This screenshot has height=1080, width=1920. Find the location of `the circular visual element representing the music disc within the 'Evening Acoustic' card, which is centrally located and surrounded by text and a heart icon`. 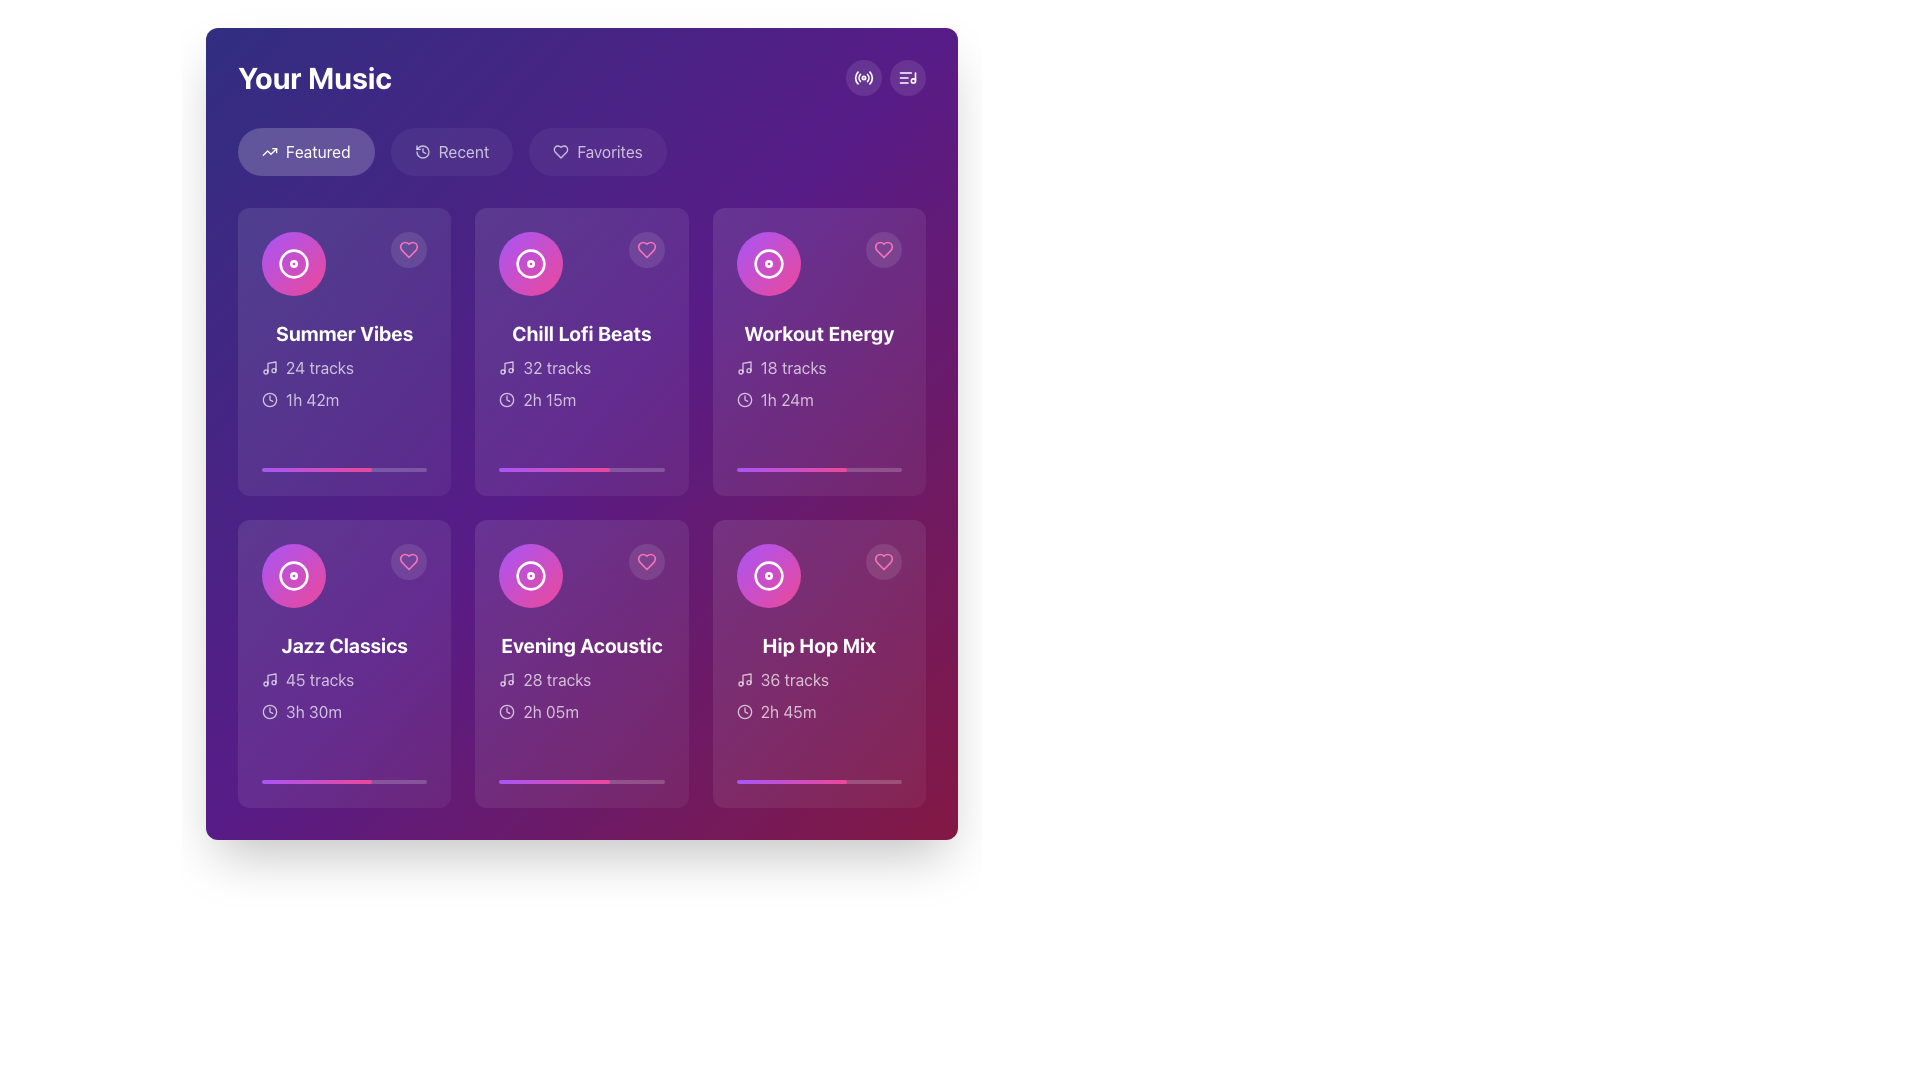

the circular visual element representing the music disc within the 'Evening Acoustic' card, which is centrally located and surrounded by text and a heart icon is located at coordinates (531, 575).